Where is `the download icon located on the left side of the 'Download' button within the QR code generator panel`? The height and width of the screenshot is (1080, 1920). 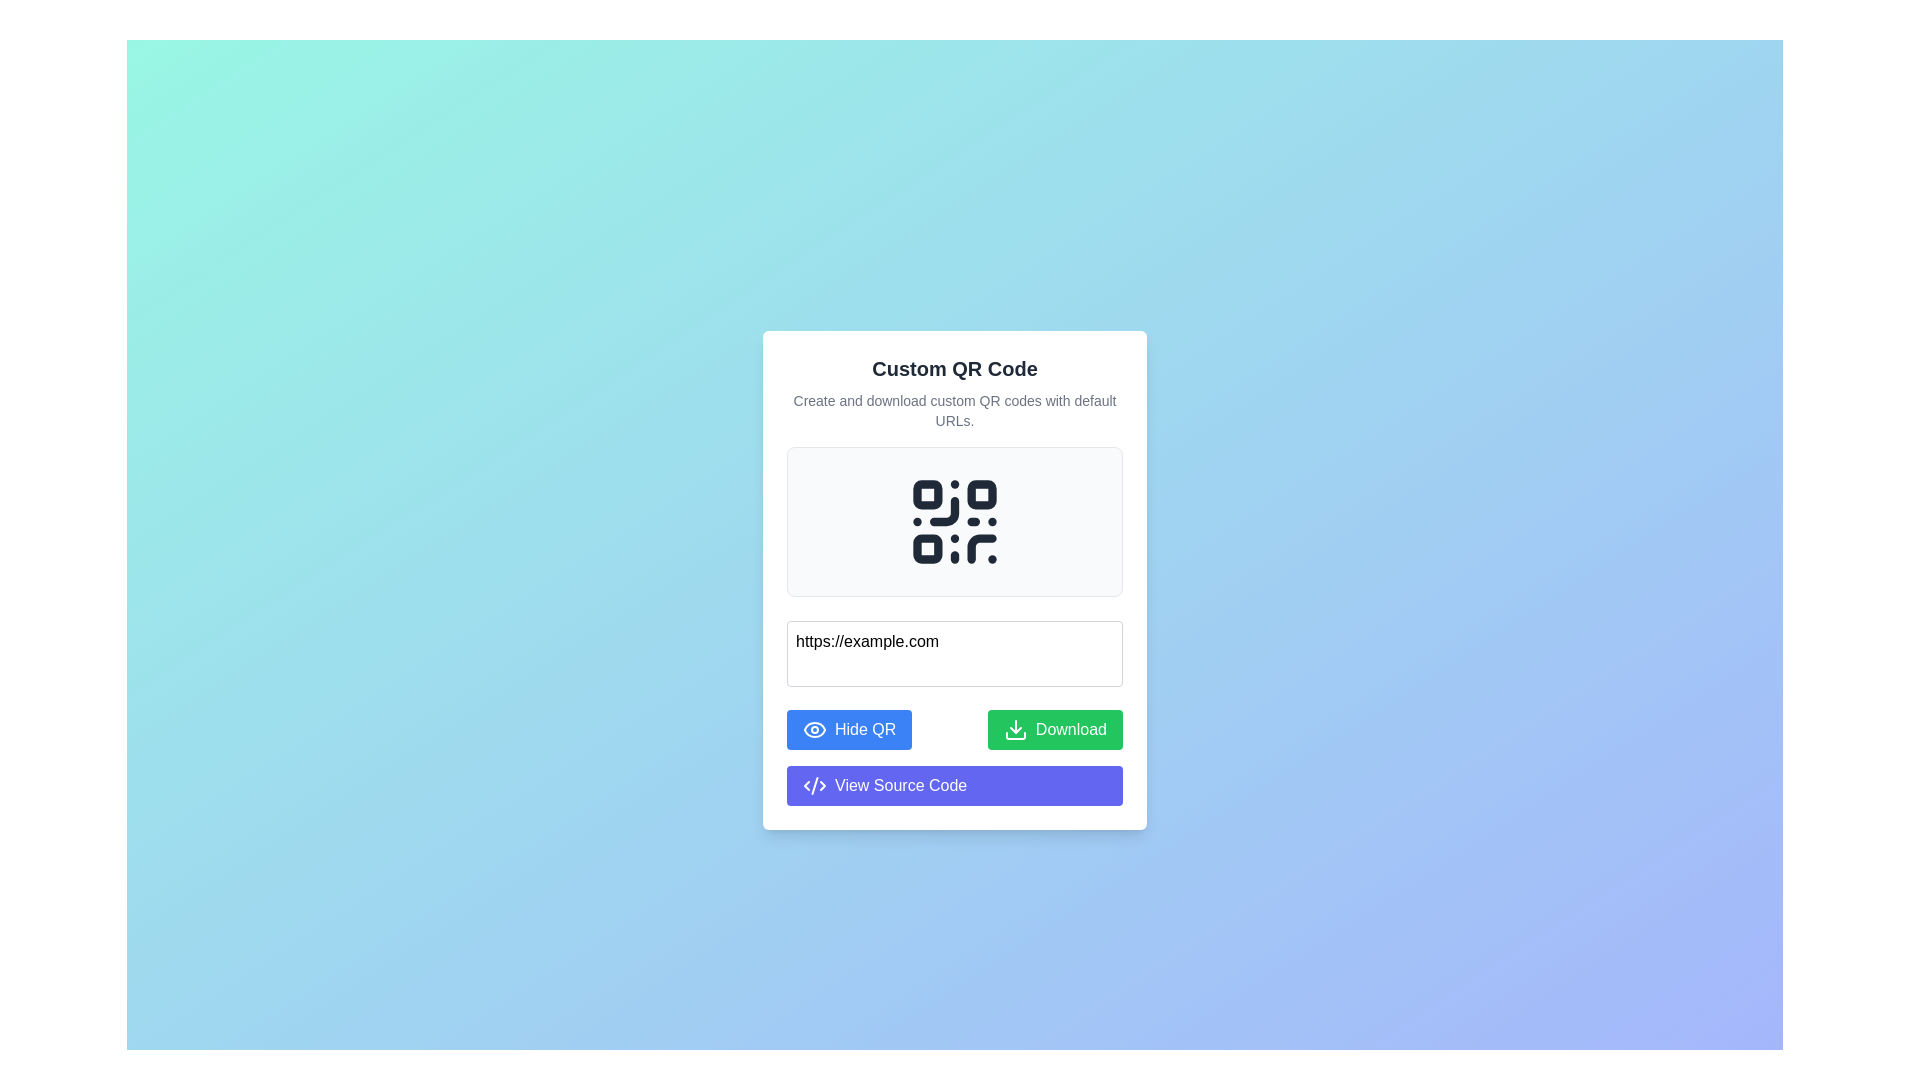 the download icon located on the left side of the 'Download' button within the QR code generator panel is located at coordinates (1015, 729).